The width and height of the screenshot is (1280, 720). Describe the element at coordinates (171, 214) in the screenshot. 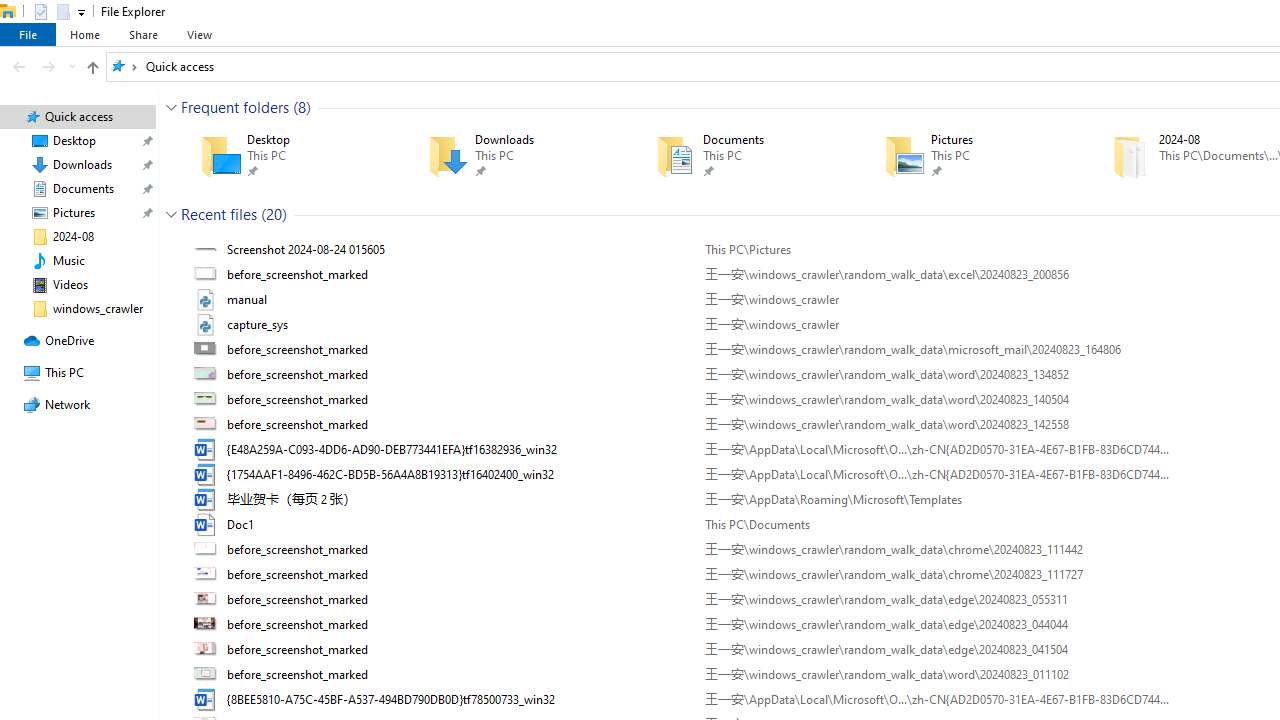

I see `'Collapse Group'` at that location.